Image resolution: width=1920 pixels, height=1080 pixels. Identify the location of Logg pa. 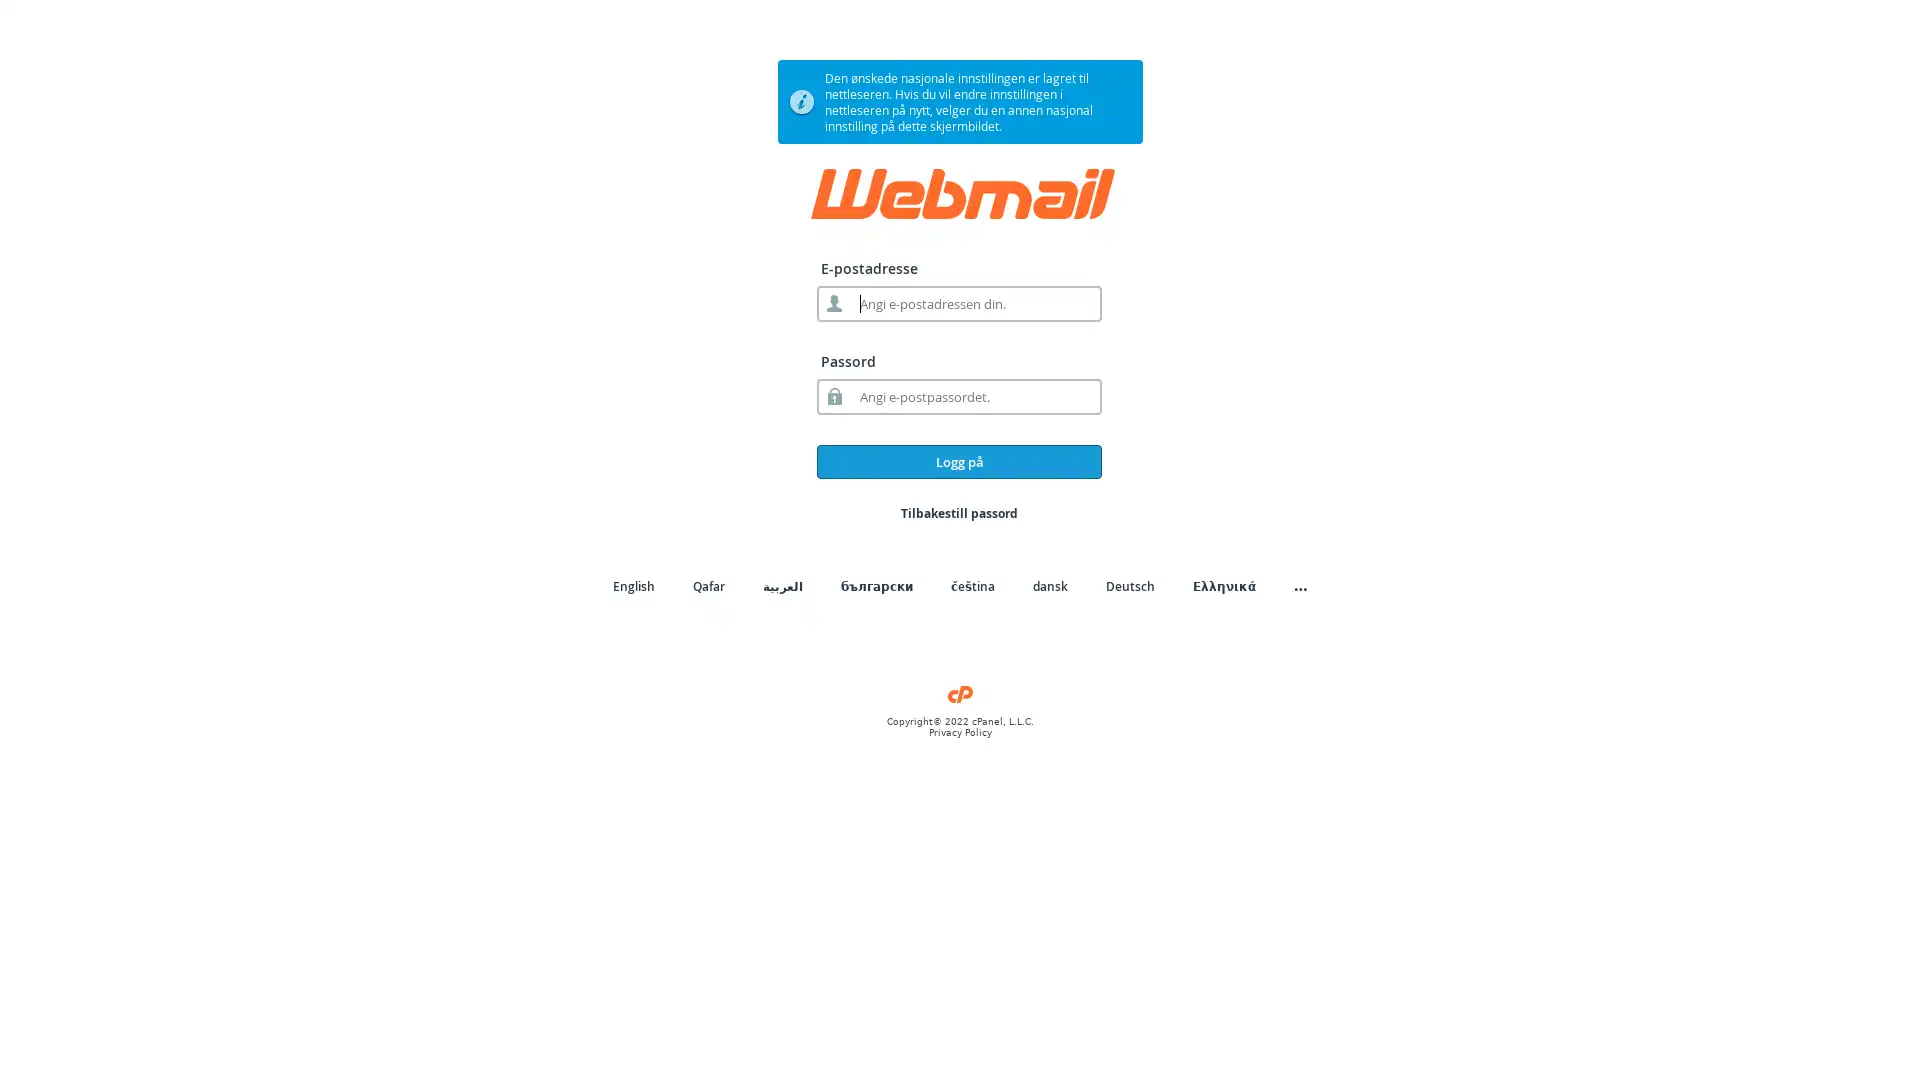
(958, 462).